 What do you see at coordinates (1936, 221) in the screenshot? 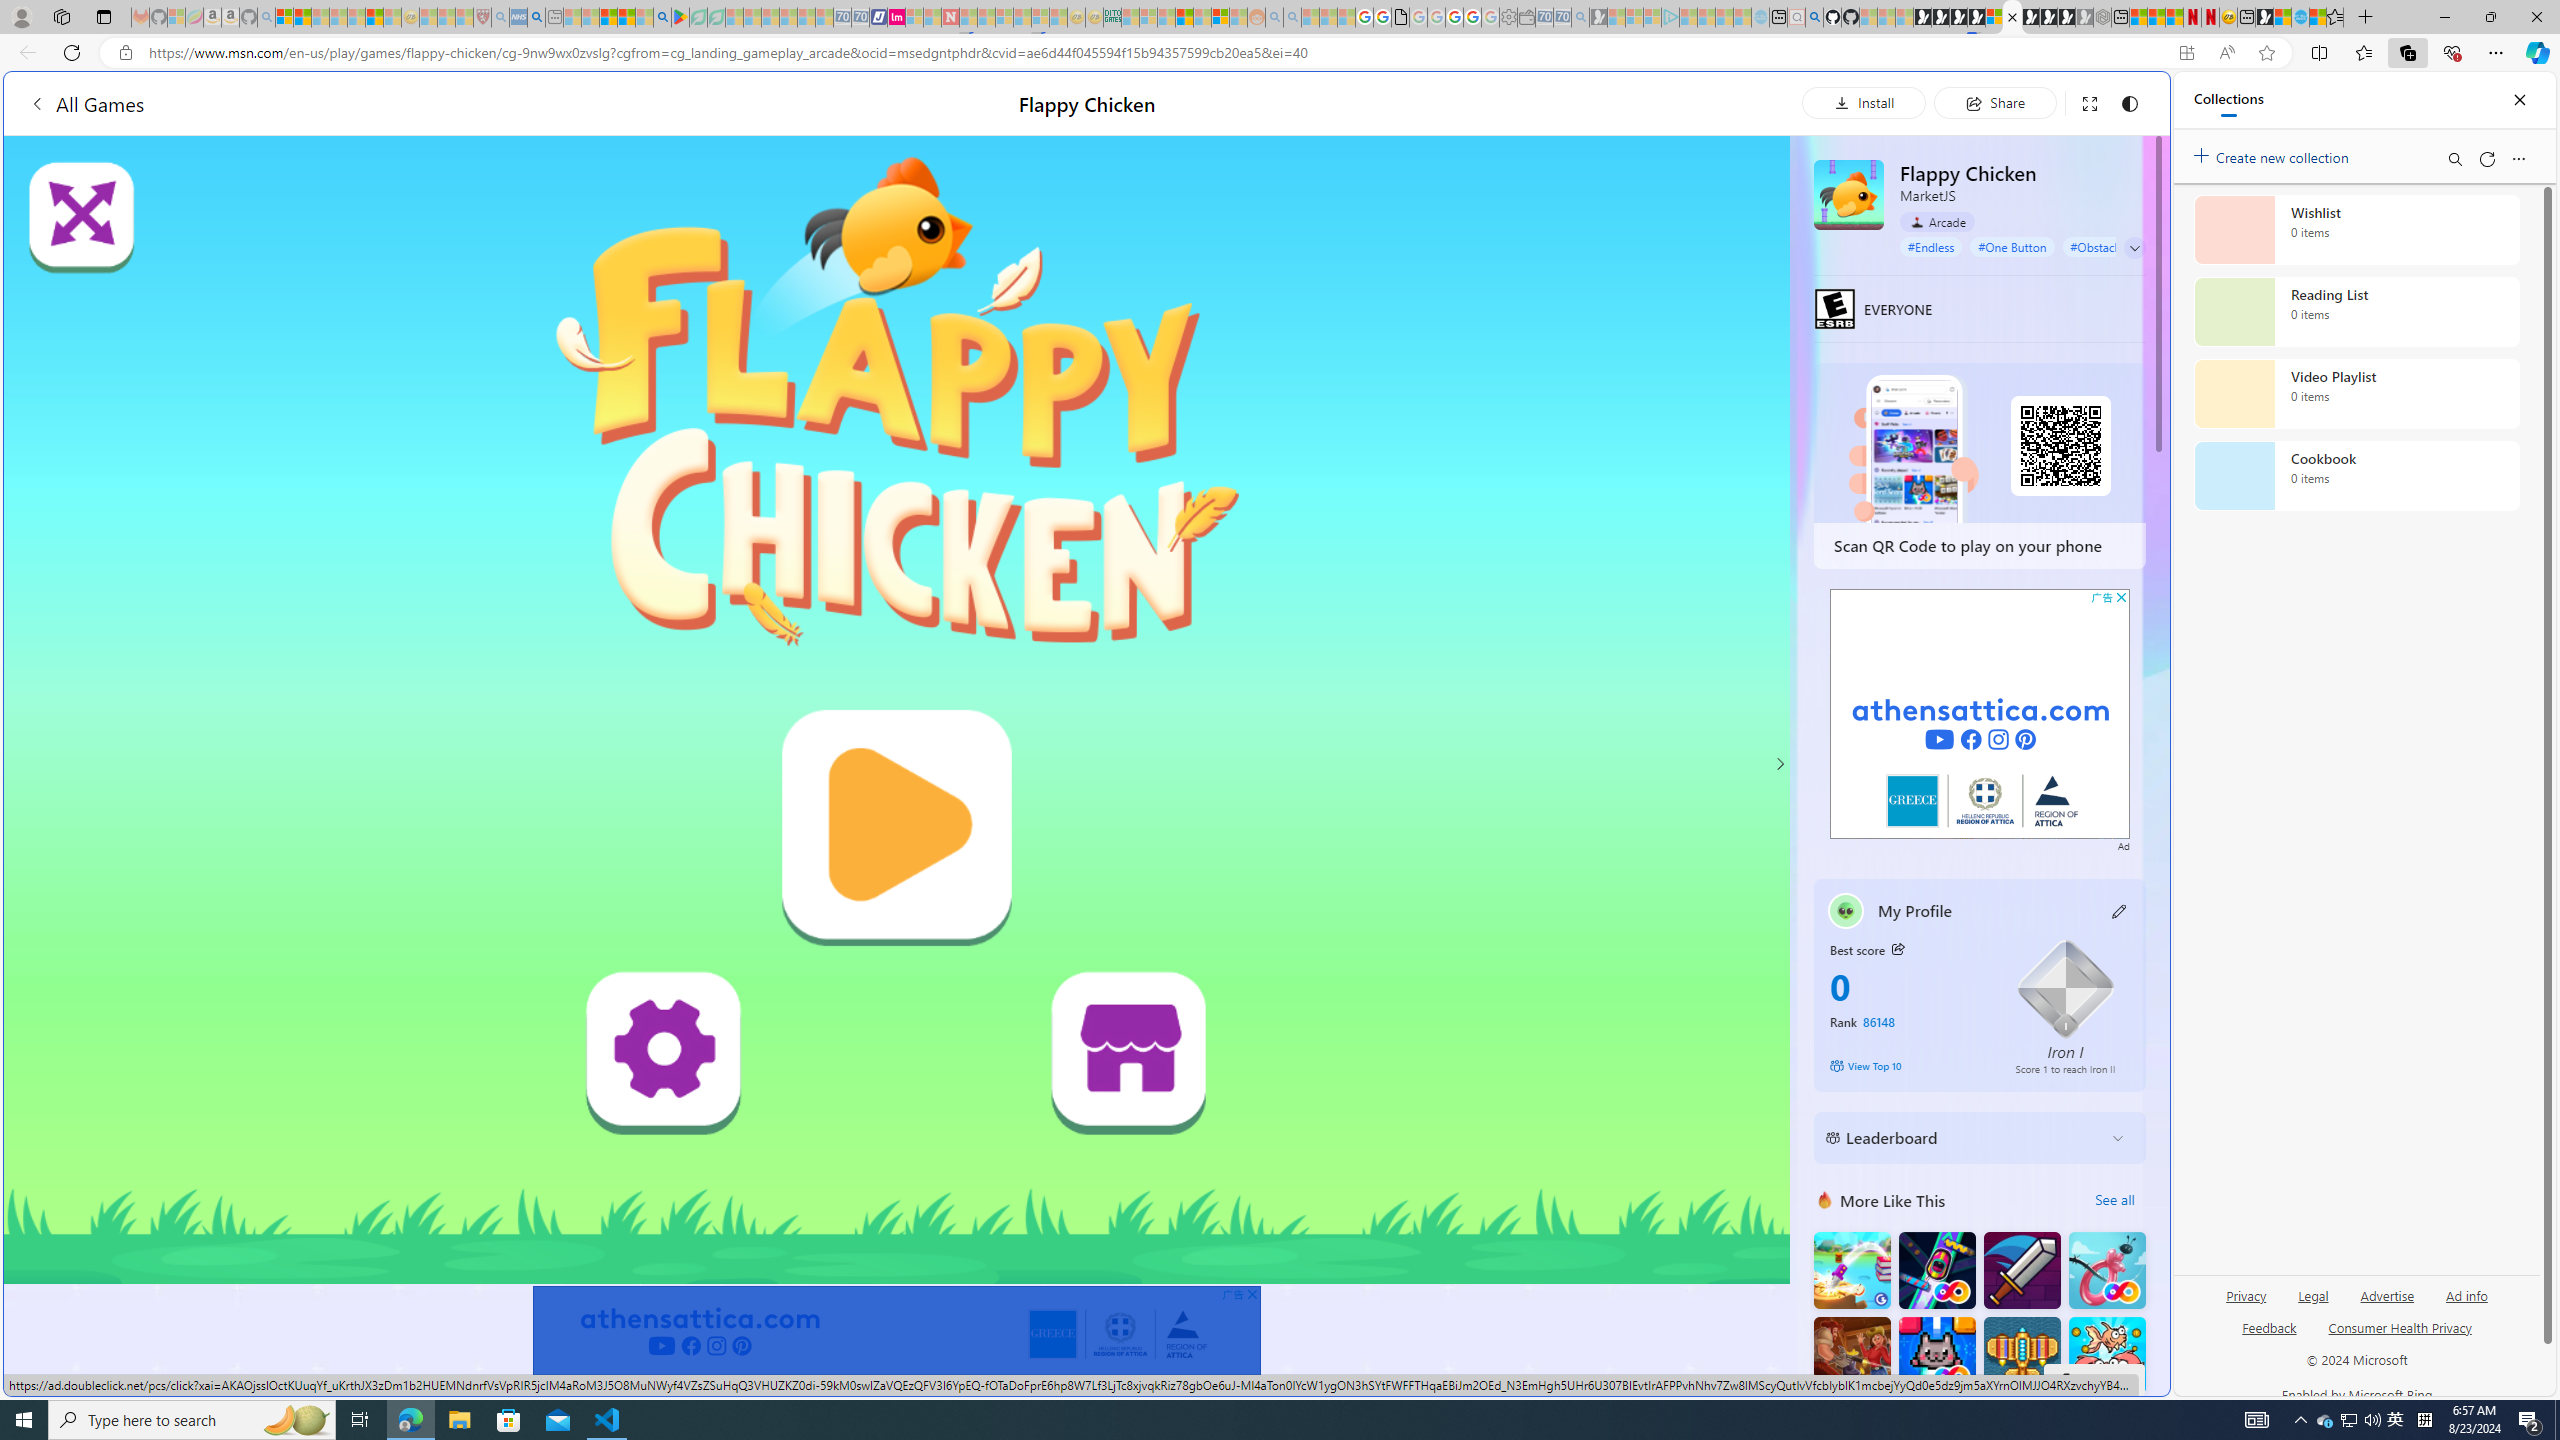
I see `'Arcade'` at bounding box center [1936, 221].